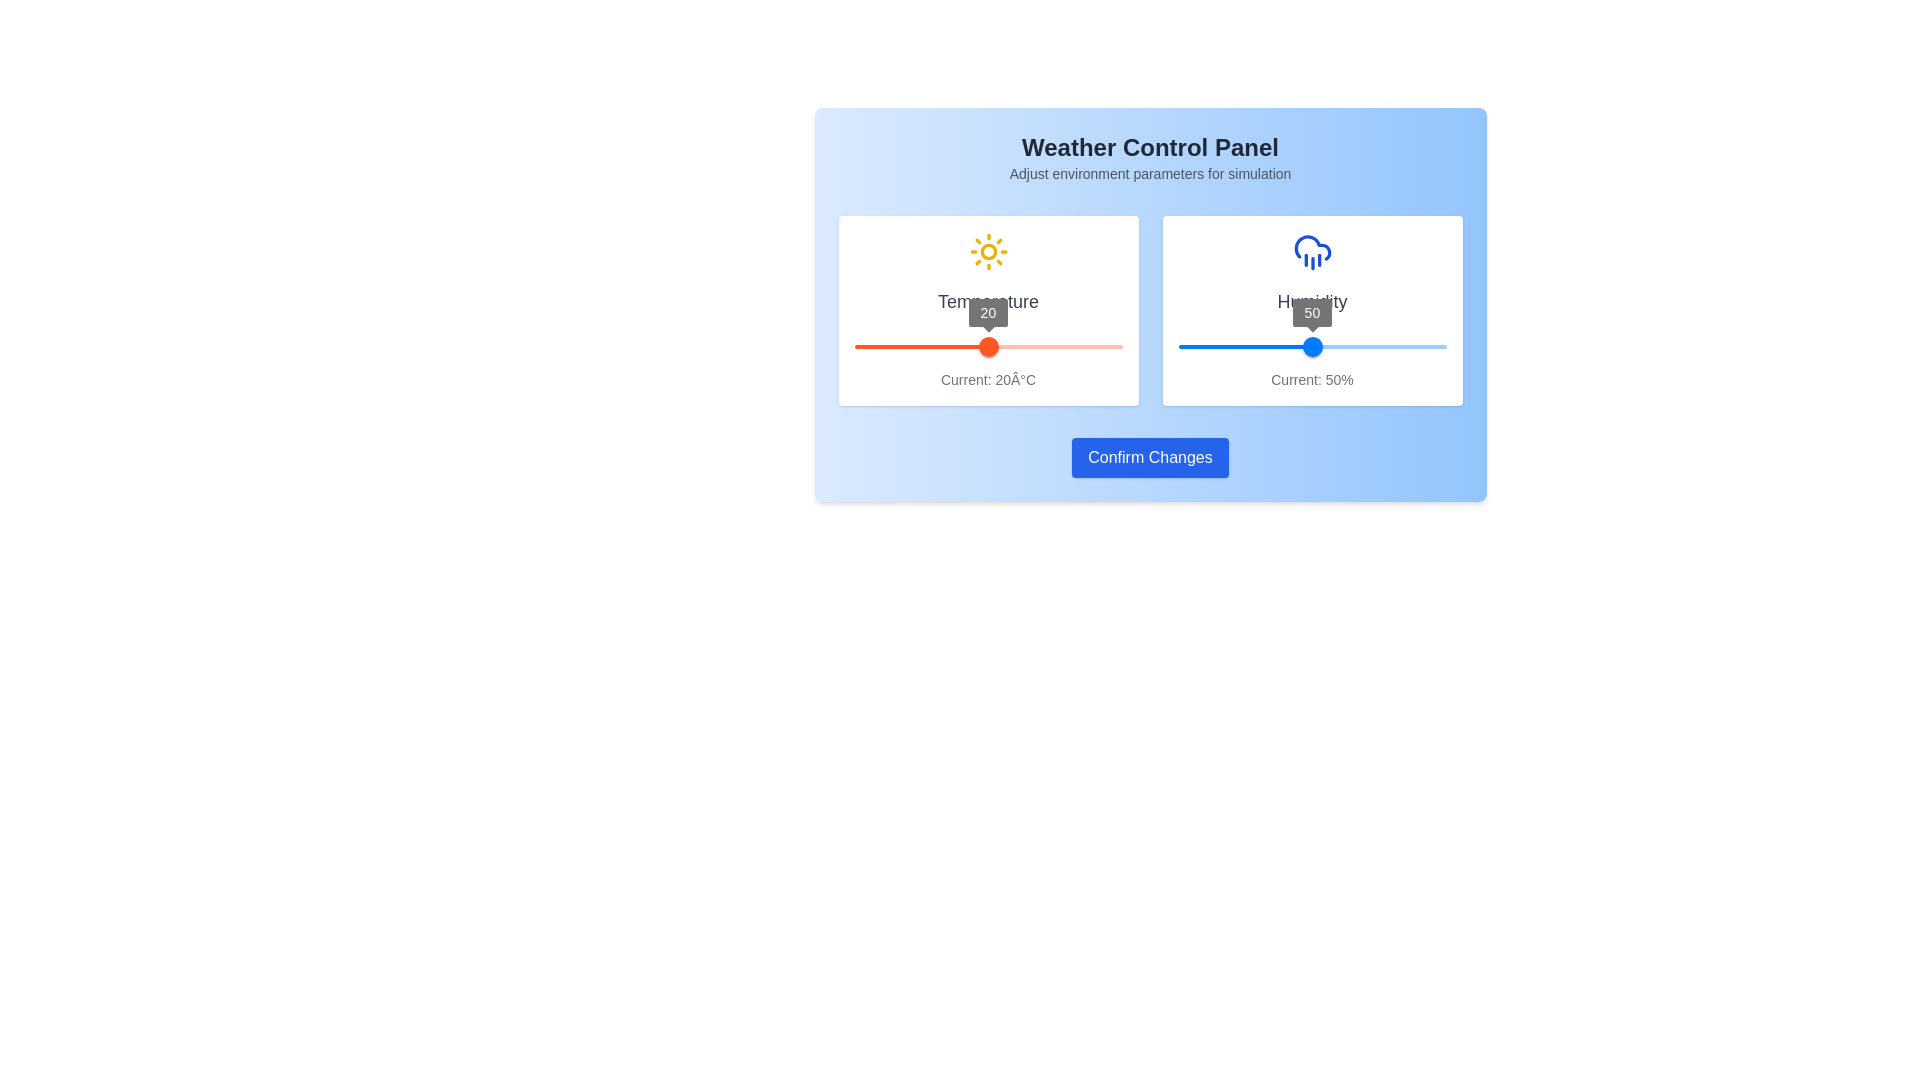 The height and width of the screenshot is (1080, 1920). What do you see at coordinates (988, 250) in the screenshot?
I see `the sun icon located at the top of the temperature control section within the 'Weather Control Panel' interface, which serves as a visual indicator for temperature adjustment` at bounding box center [988, 250].